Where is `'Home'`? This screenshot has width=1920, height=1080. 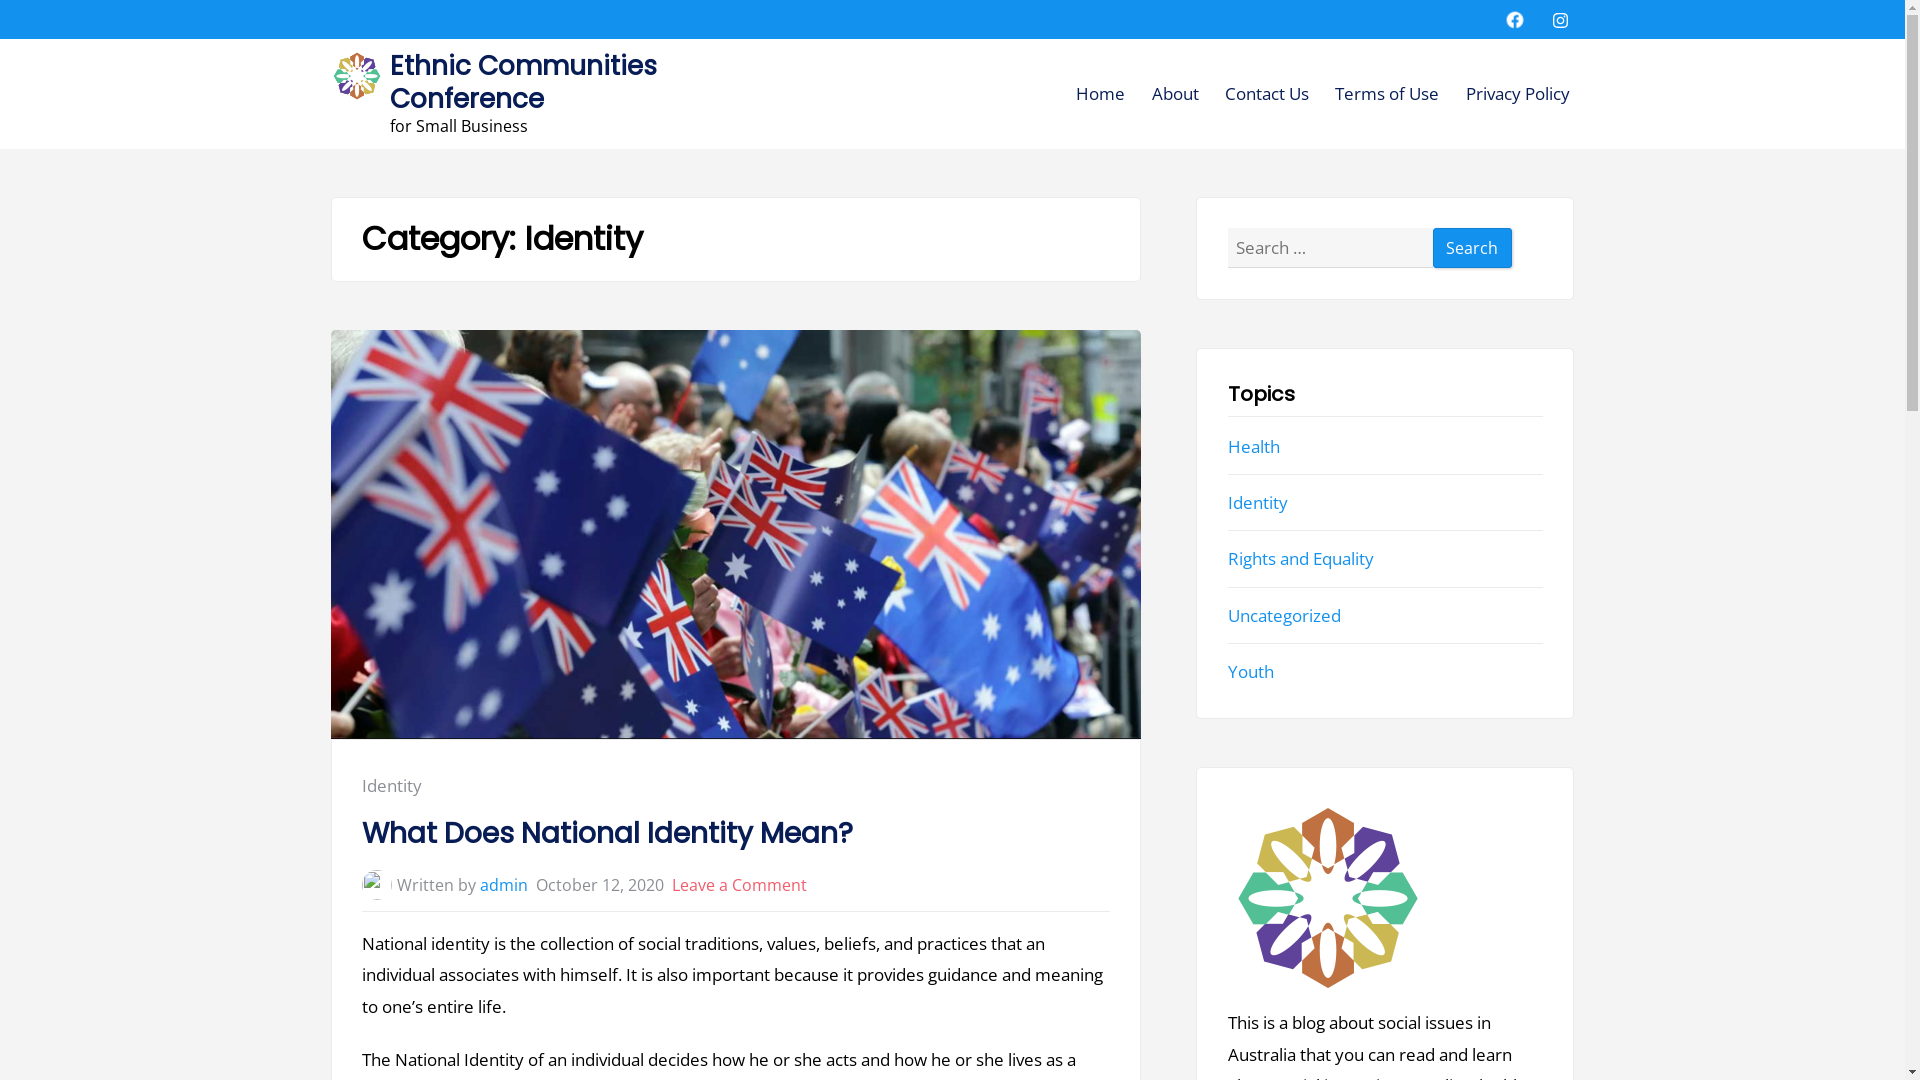 'Home' is located at coordinates (1074, 93).